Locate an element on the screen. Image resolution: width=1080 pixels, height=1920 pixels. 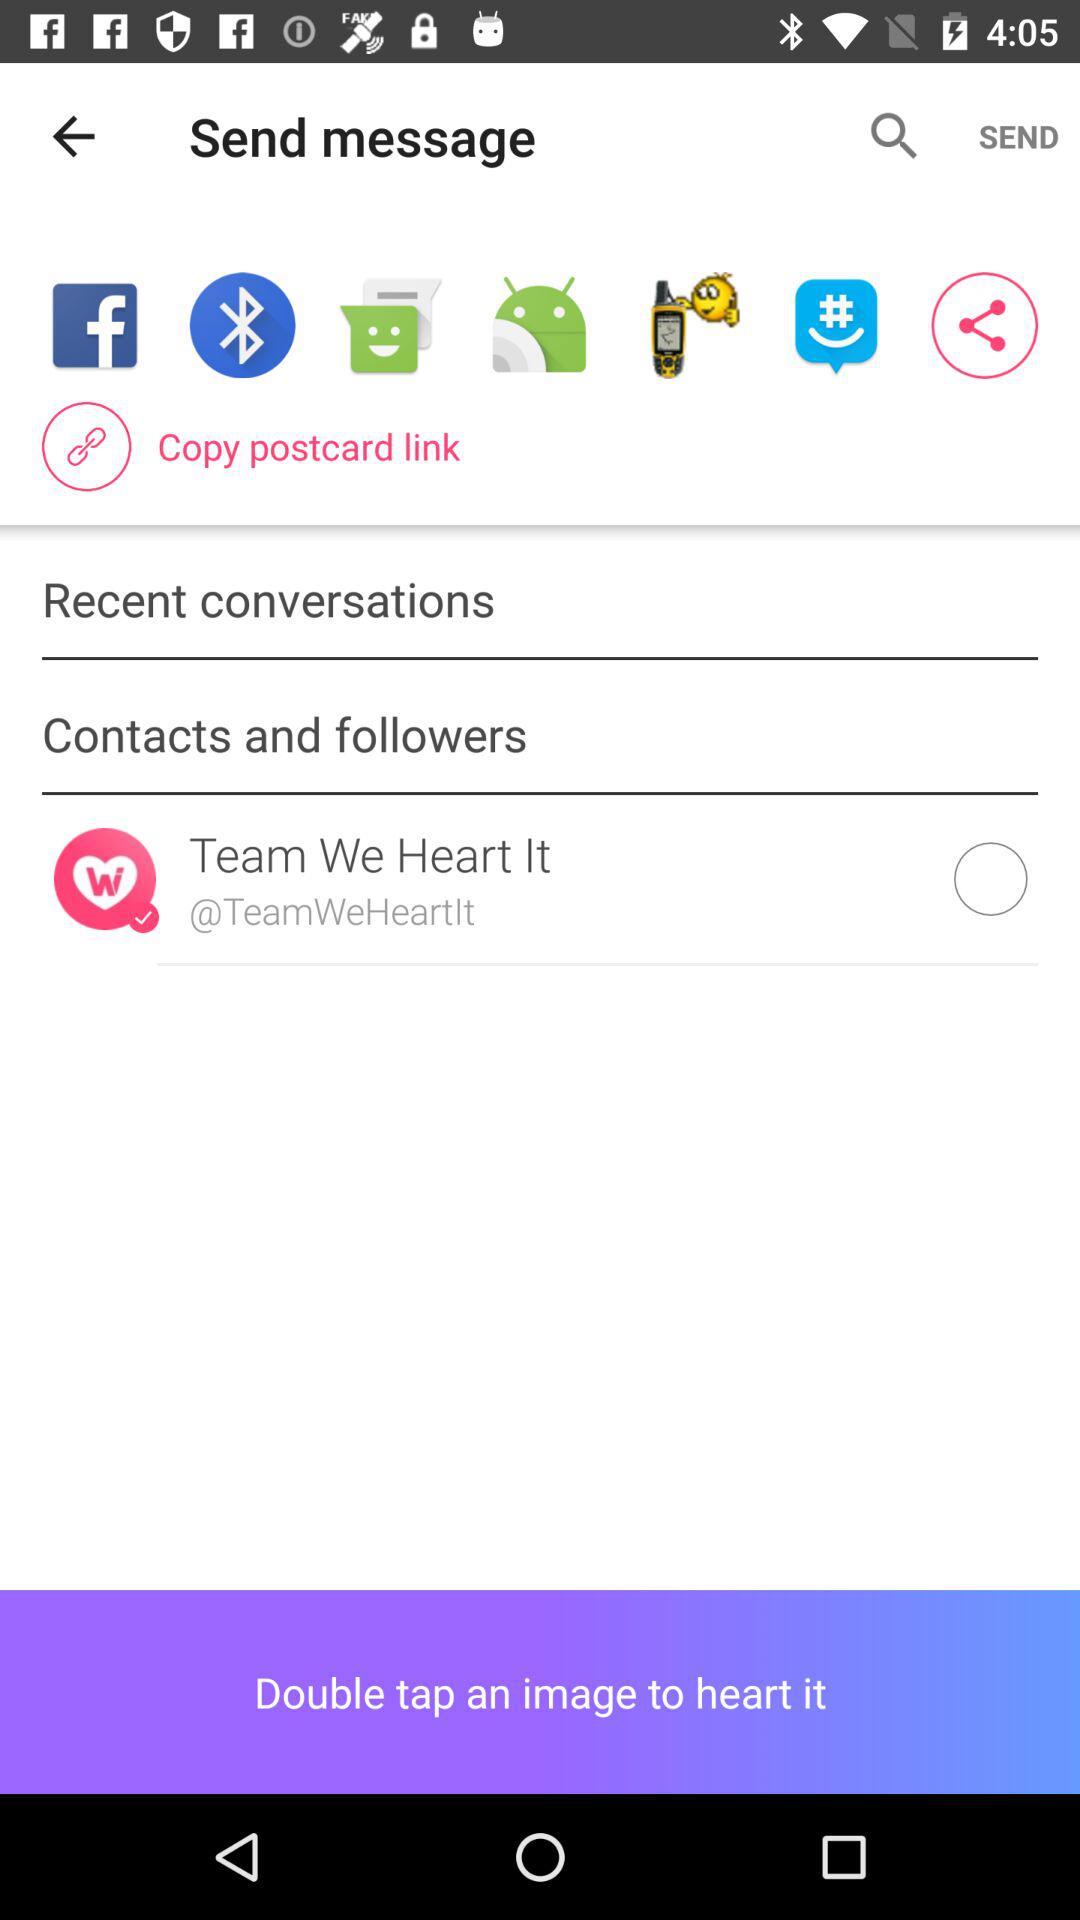
item above copy postcard link is located at coordinates (836, 325).